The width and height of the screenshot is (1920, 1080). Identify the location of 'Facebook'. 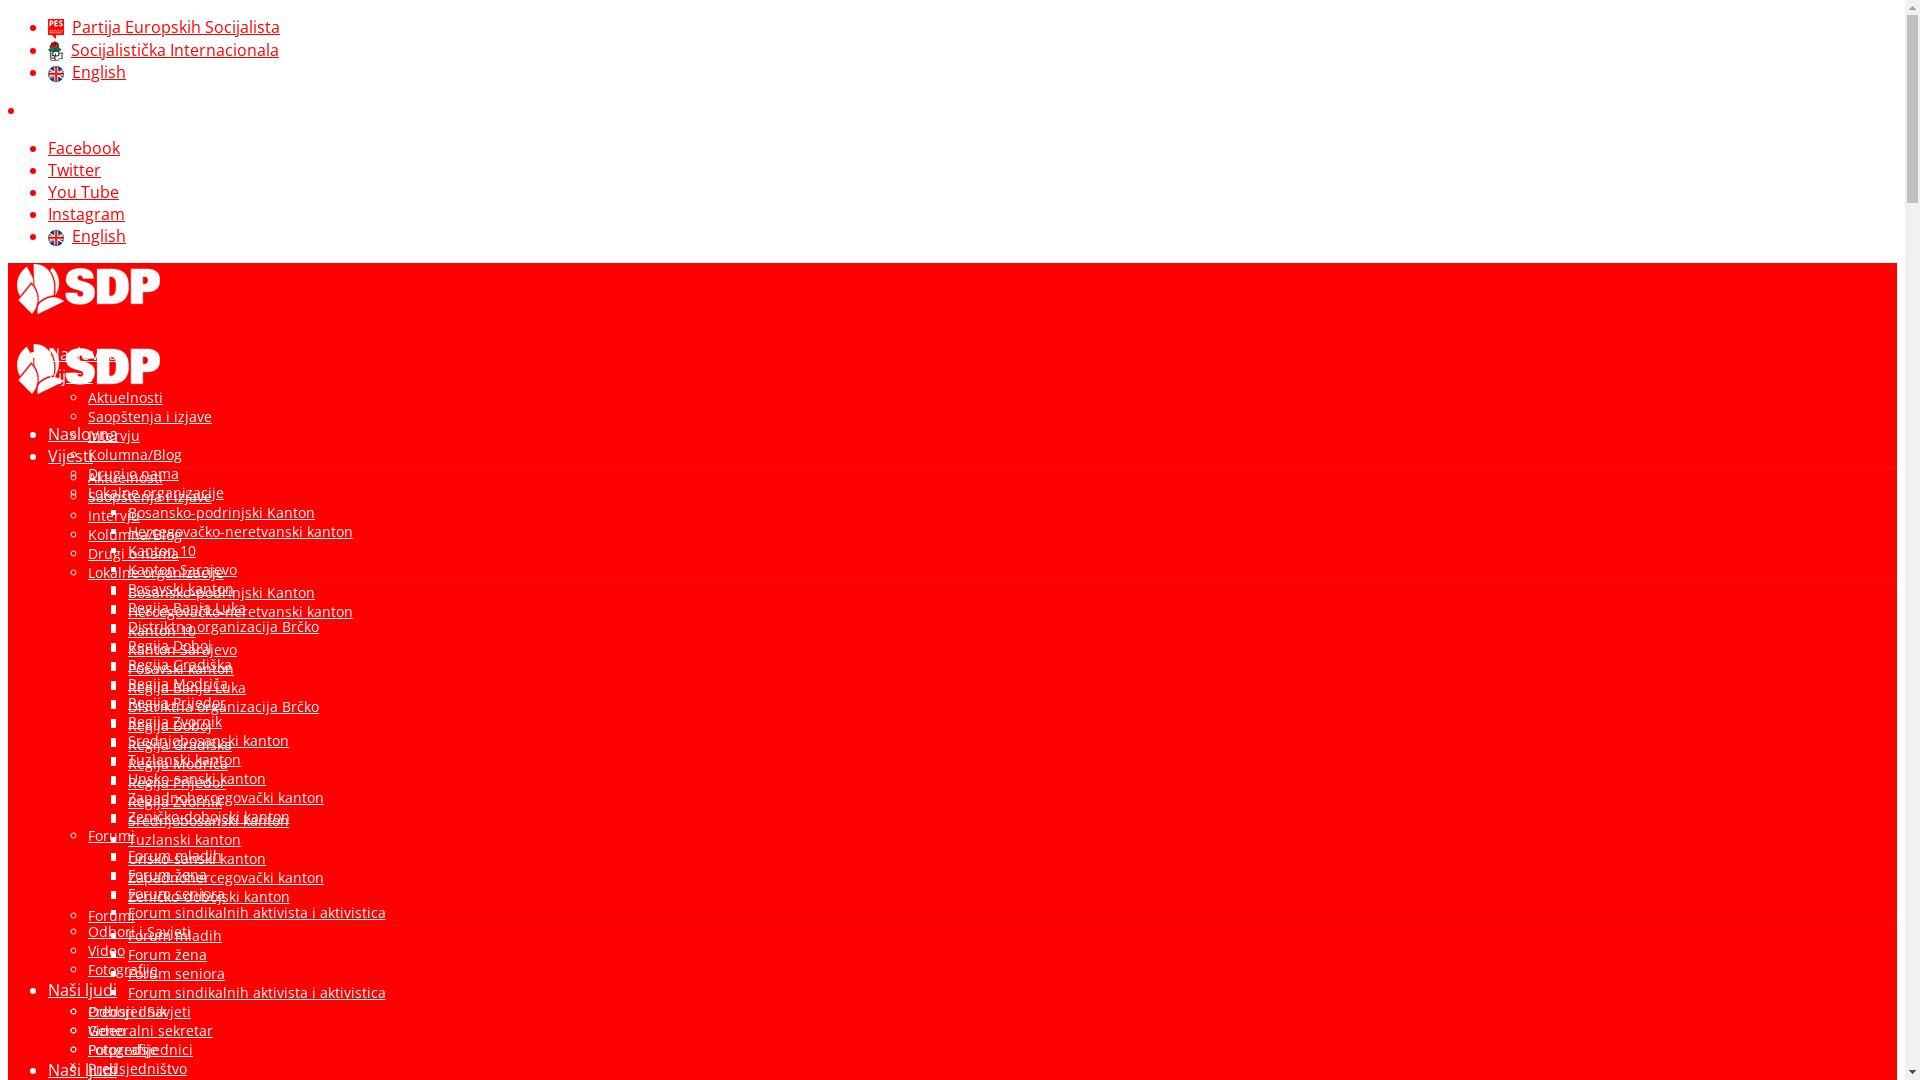
(82, 146).